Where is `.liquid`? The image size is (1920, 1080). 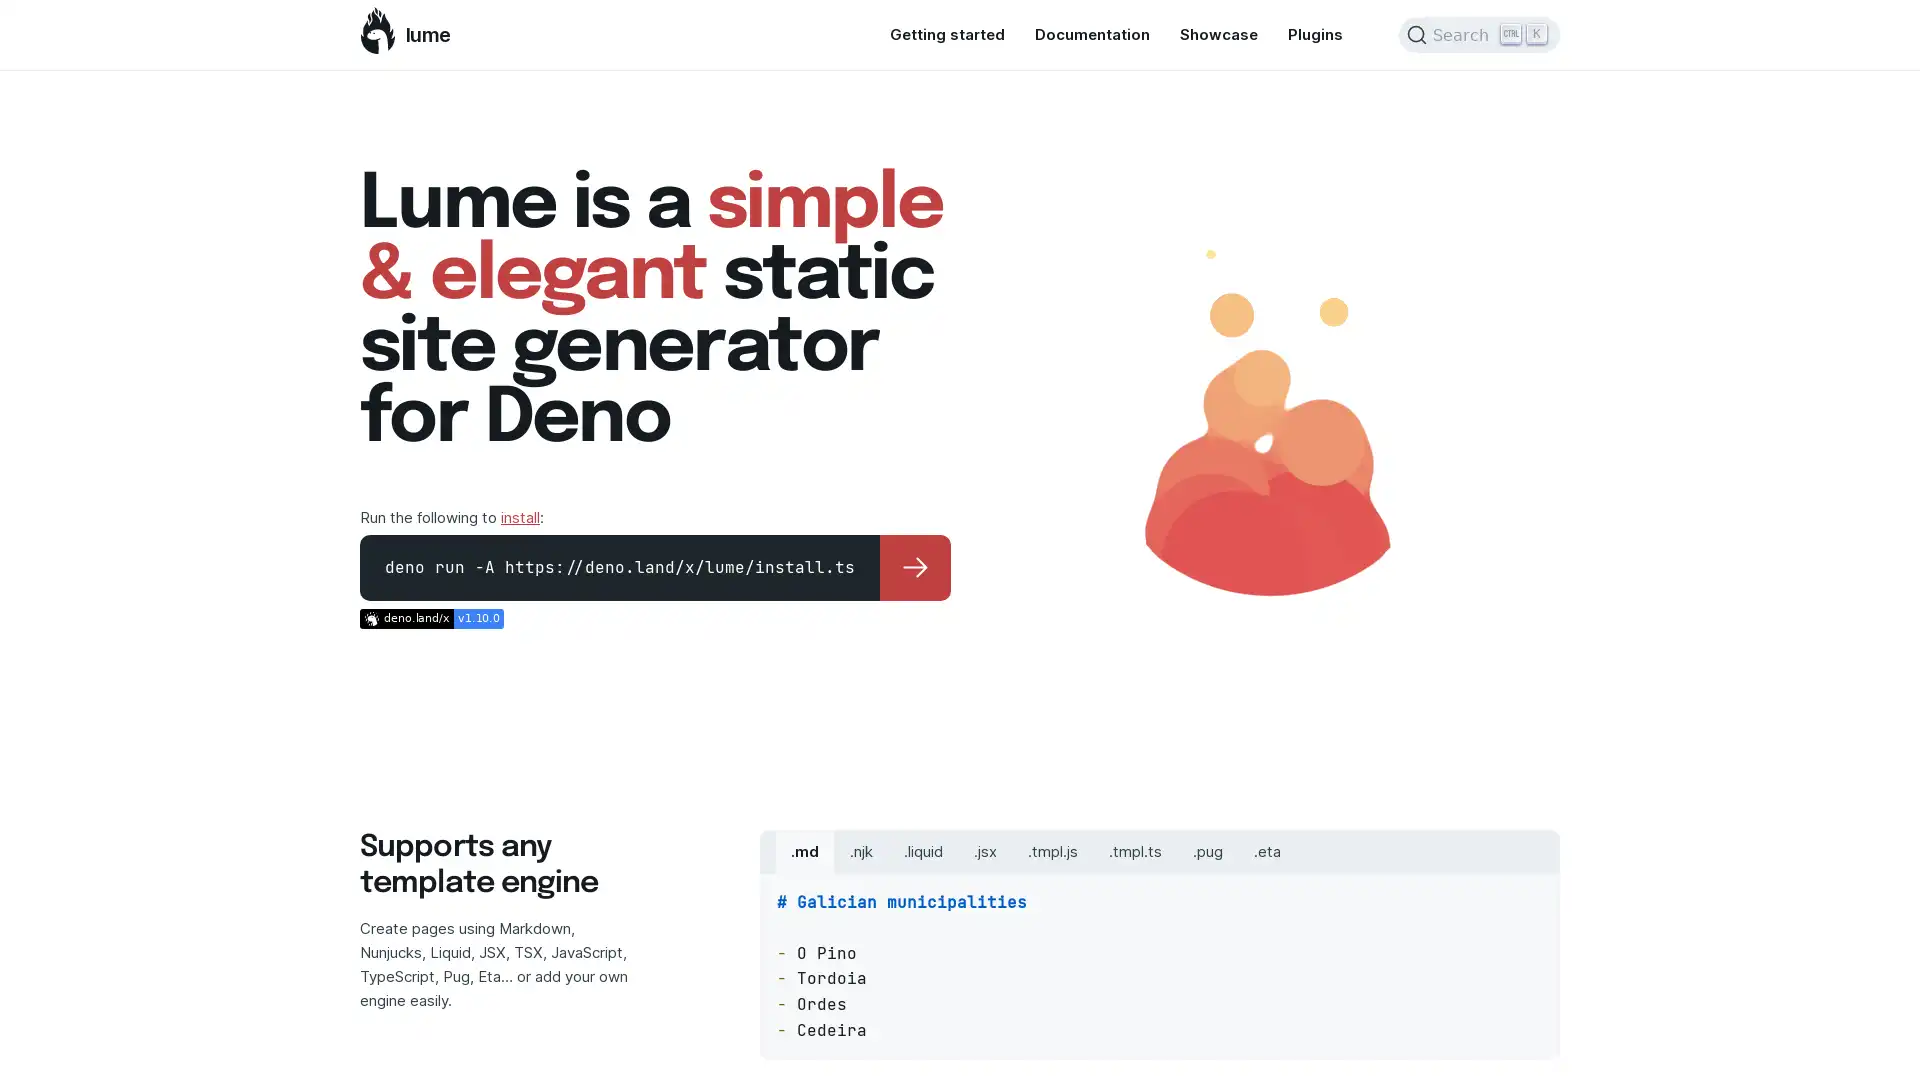
.liquid is located at coordinates (922, 851).